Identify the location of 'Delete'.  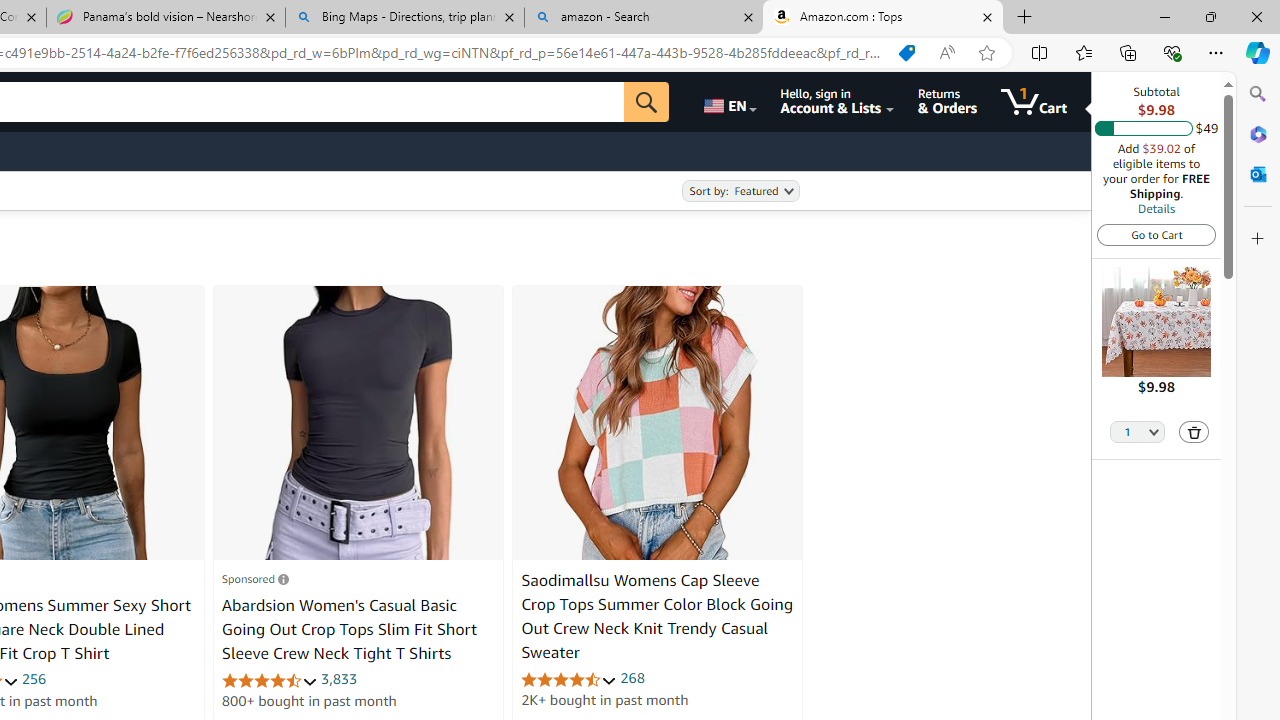
(1194, 431).